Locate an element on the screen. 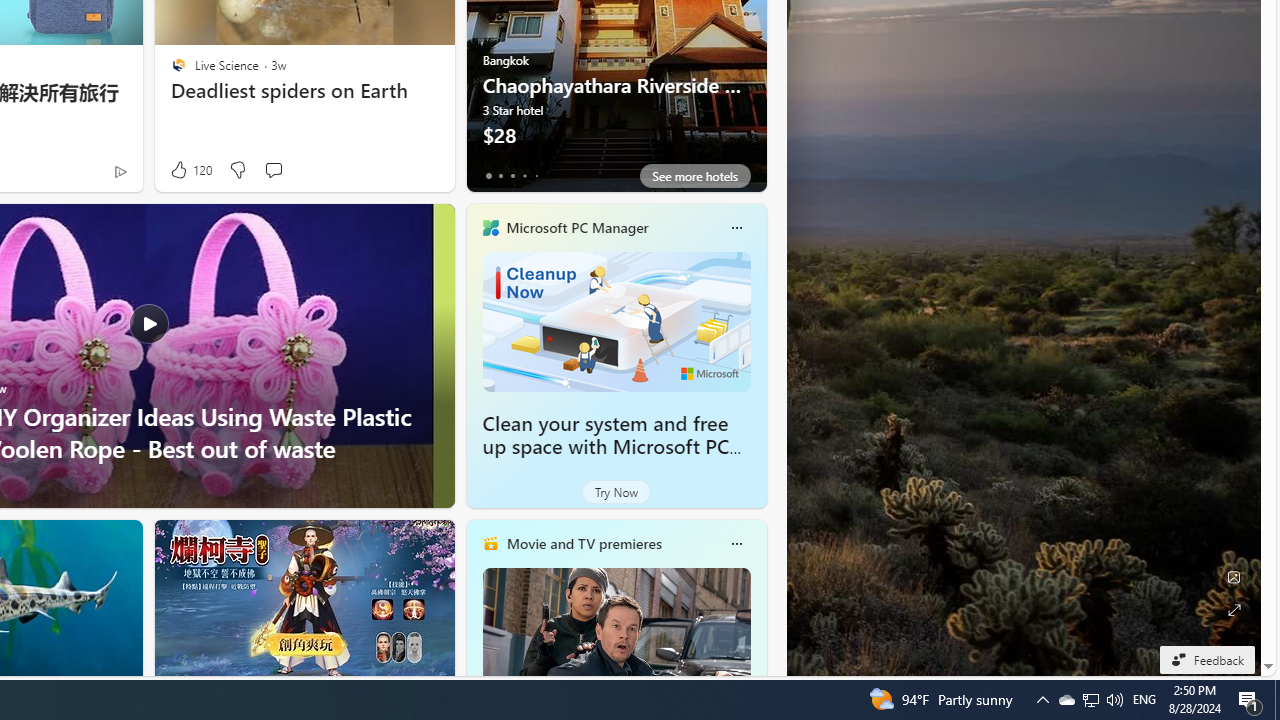 This screenshot has height=720, width=1280. 'See more hotels' is located at coordinates (695, 175).